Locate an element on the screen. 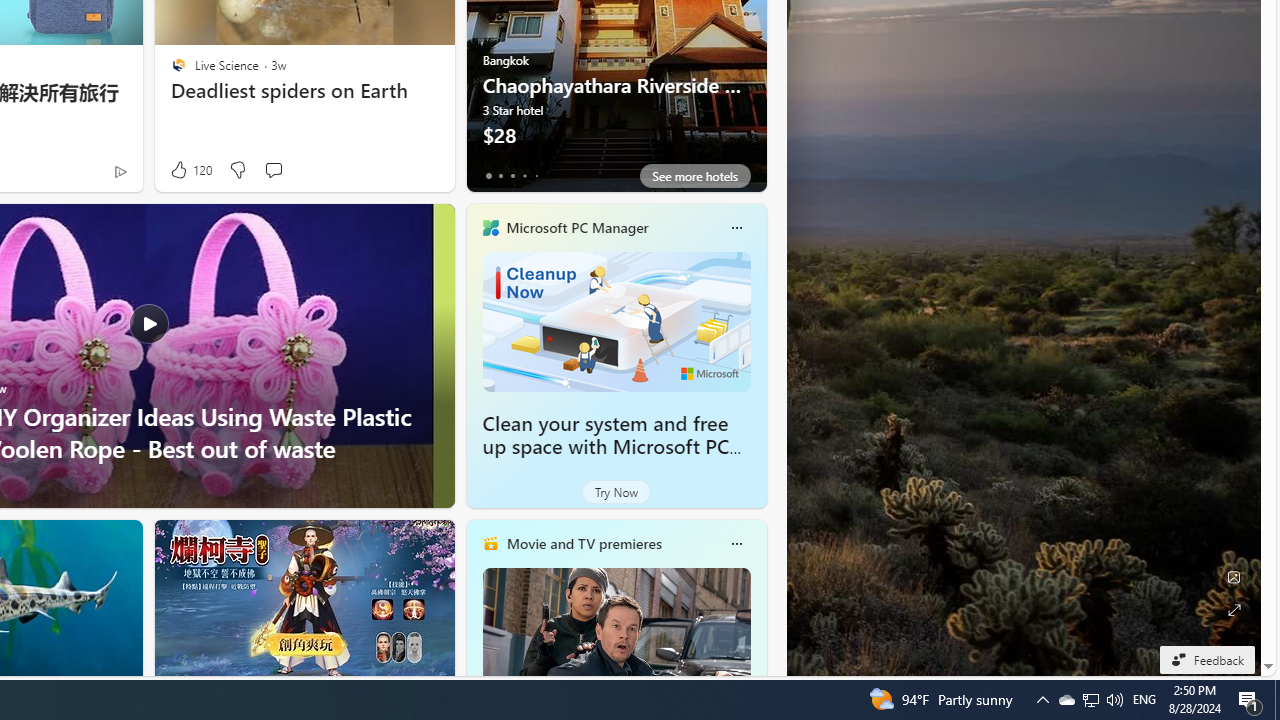 This screenshot has height=720, width=1280. 'See more hotels' is located at coordinates (695, 175).